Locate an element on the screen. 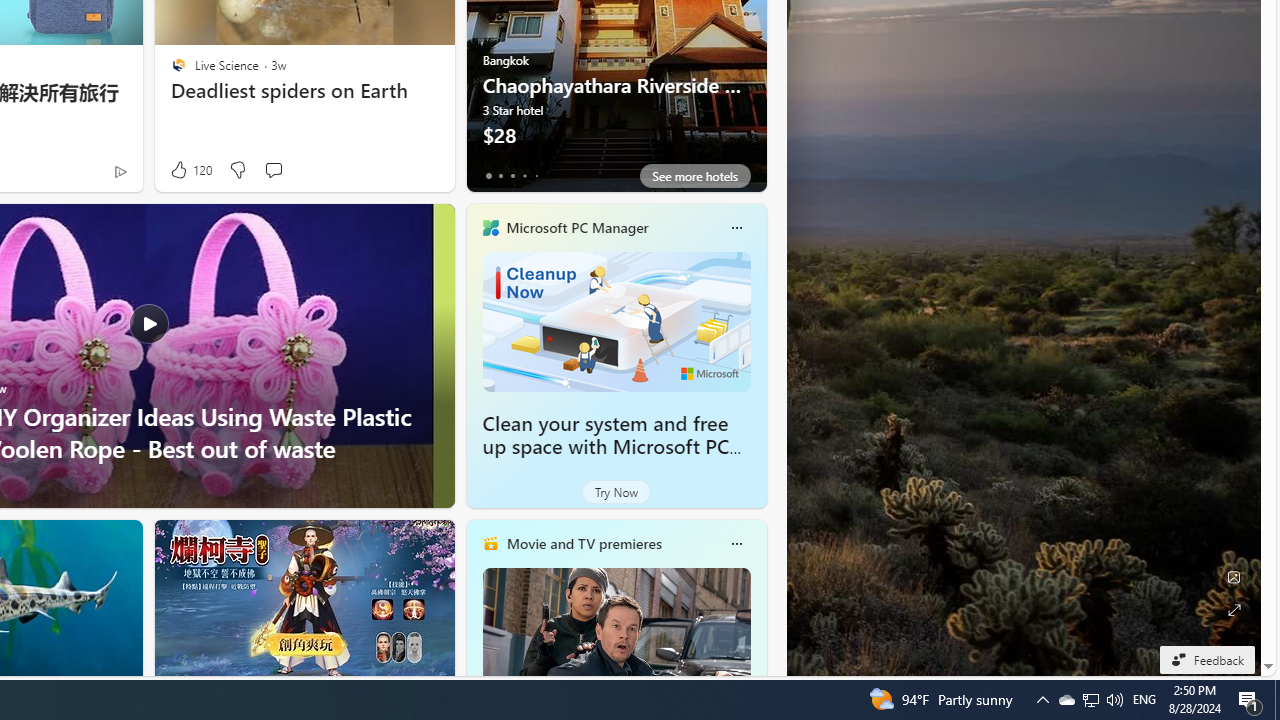 This screenshot has height=720, width=1280. 'See more hotels' is located at coordinates (695, 175).